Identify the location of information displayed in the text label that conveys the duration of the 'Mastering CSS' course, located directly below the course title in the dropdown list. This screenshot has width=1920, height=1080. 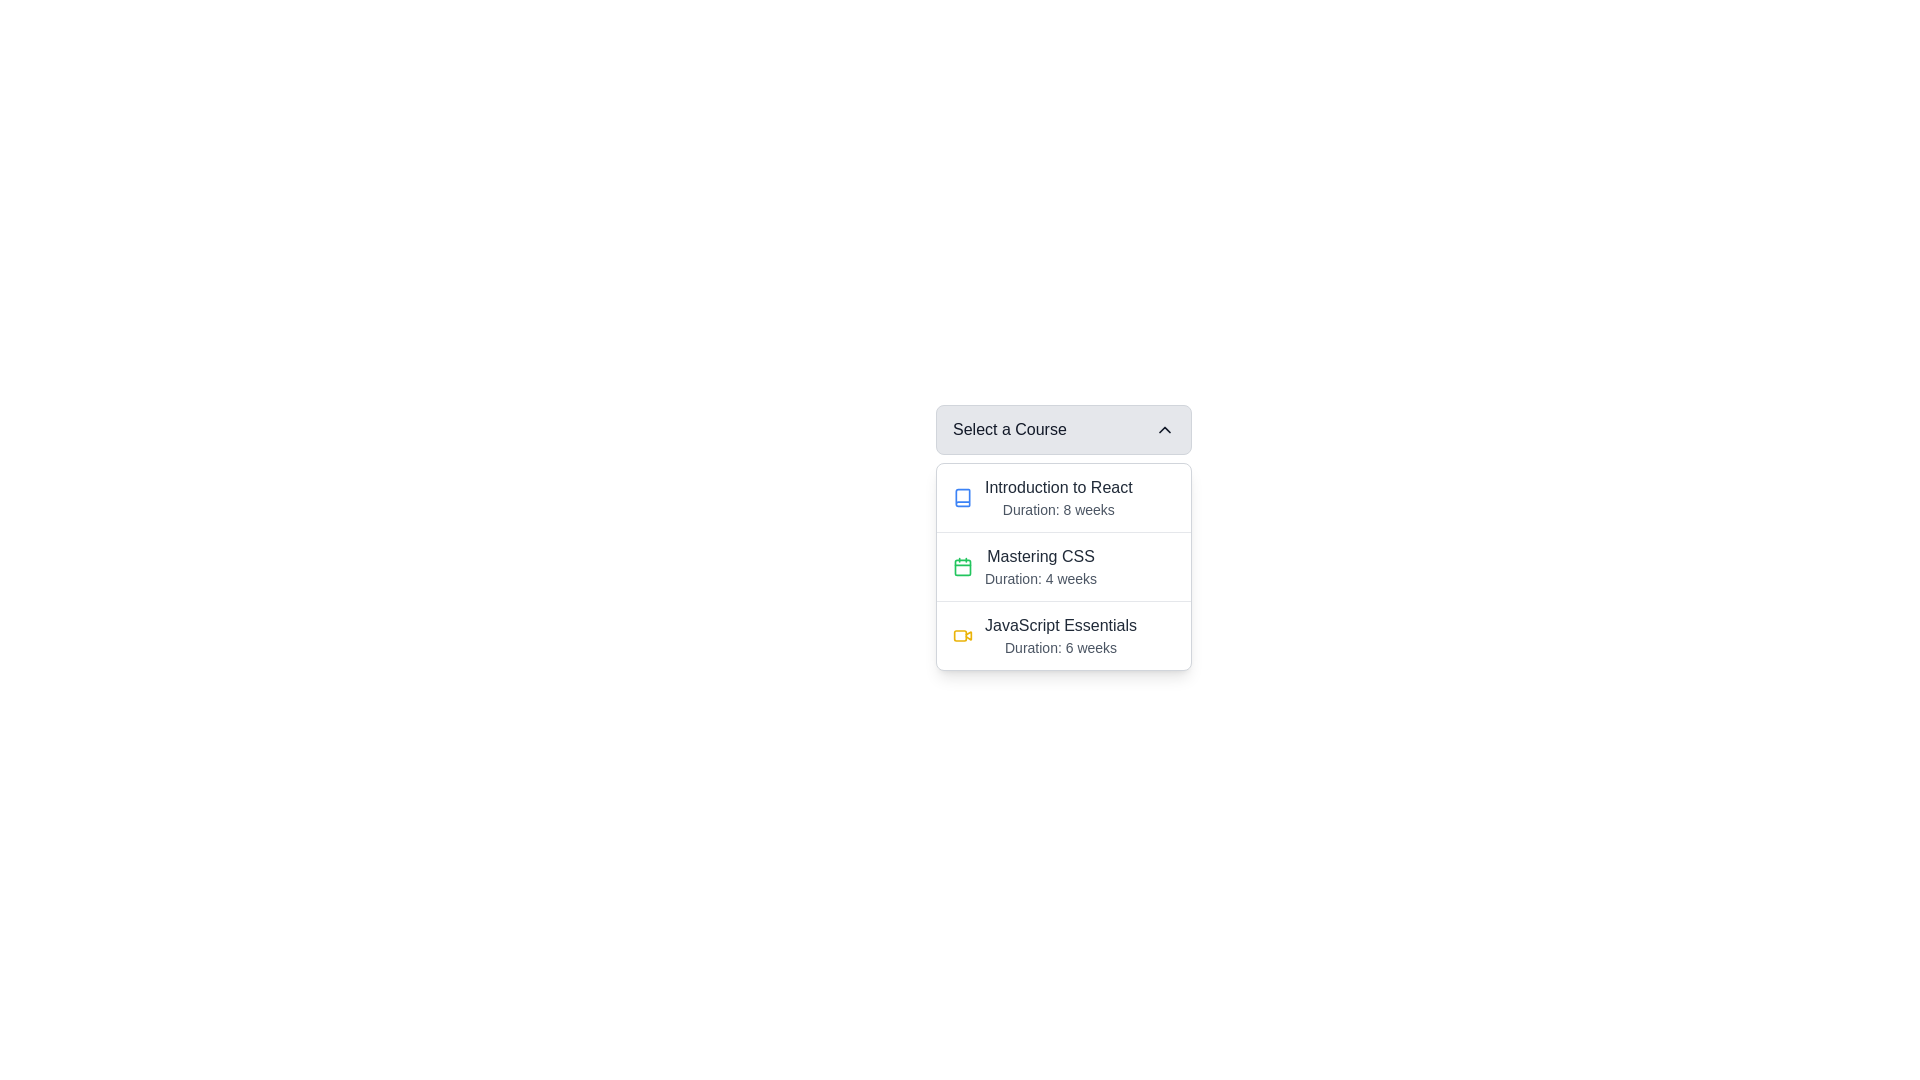
(1040, 578).